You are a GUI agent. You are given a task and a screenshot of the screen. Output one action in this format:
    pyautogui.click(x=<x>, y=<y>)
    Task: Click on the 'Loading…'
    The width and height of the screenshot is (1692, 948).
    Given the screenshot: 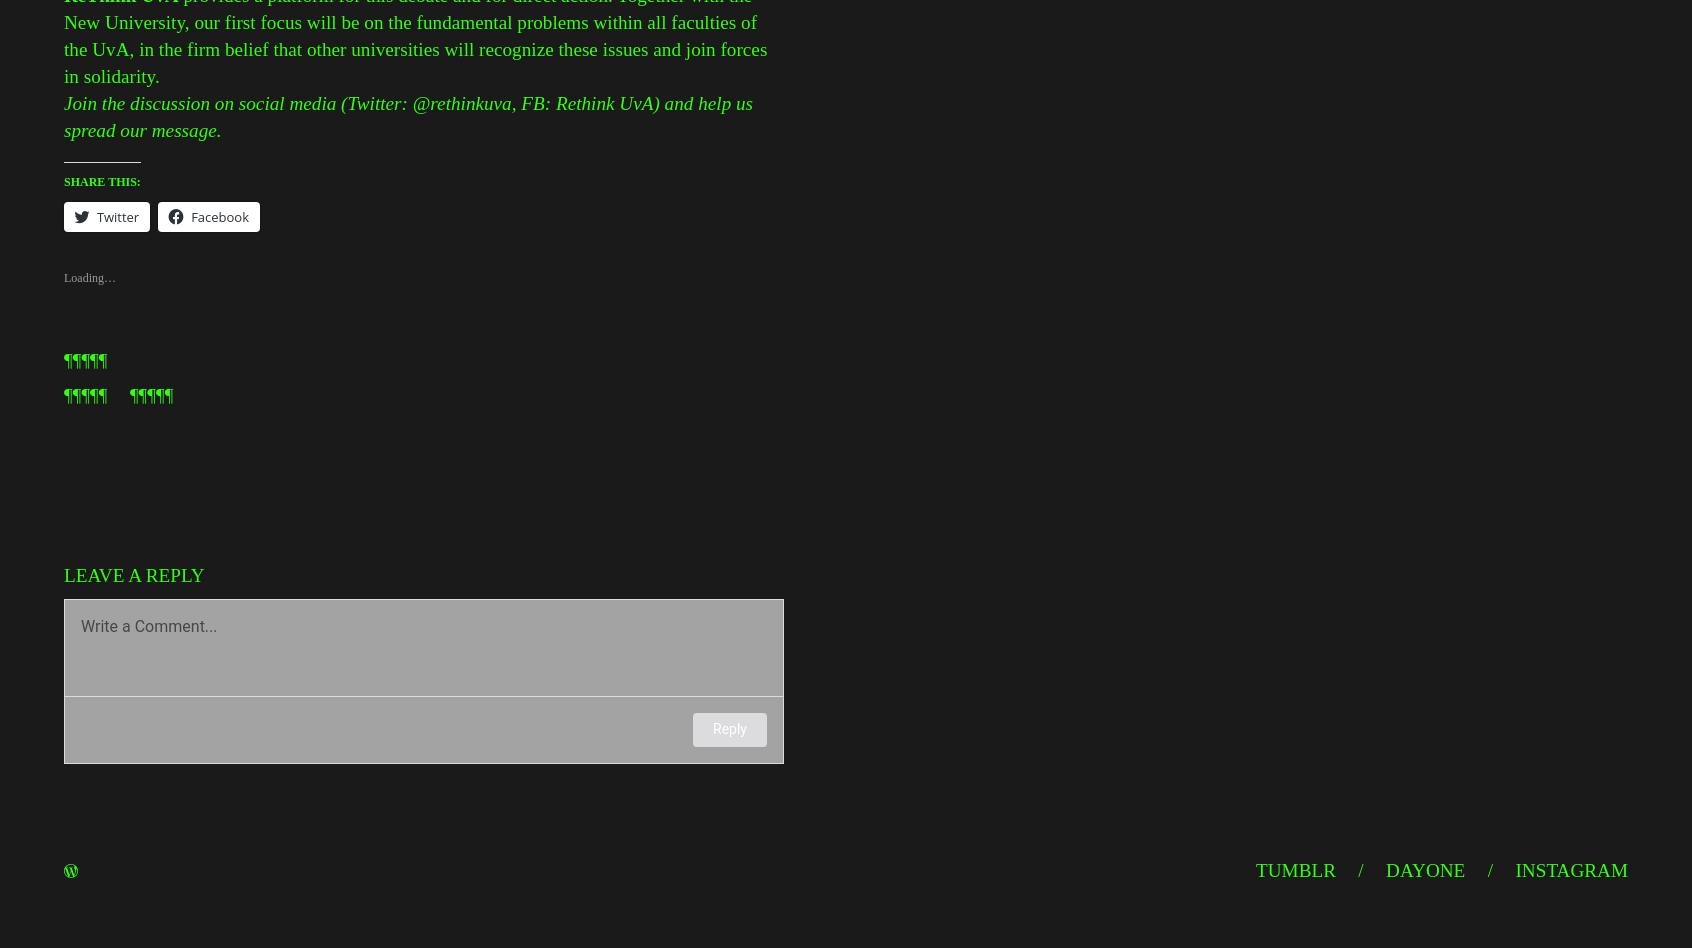 What is the action you would take?
    pyautogui.click(x=90, y=277)
    